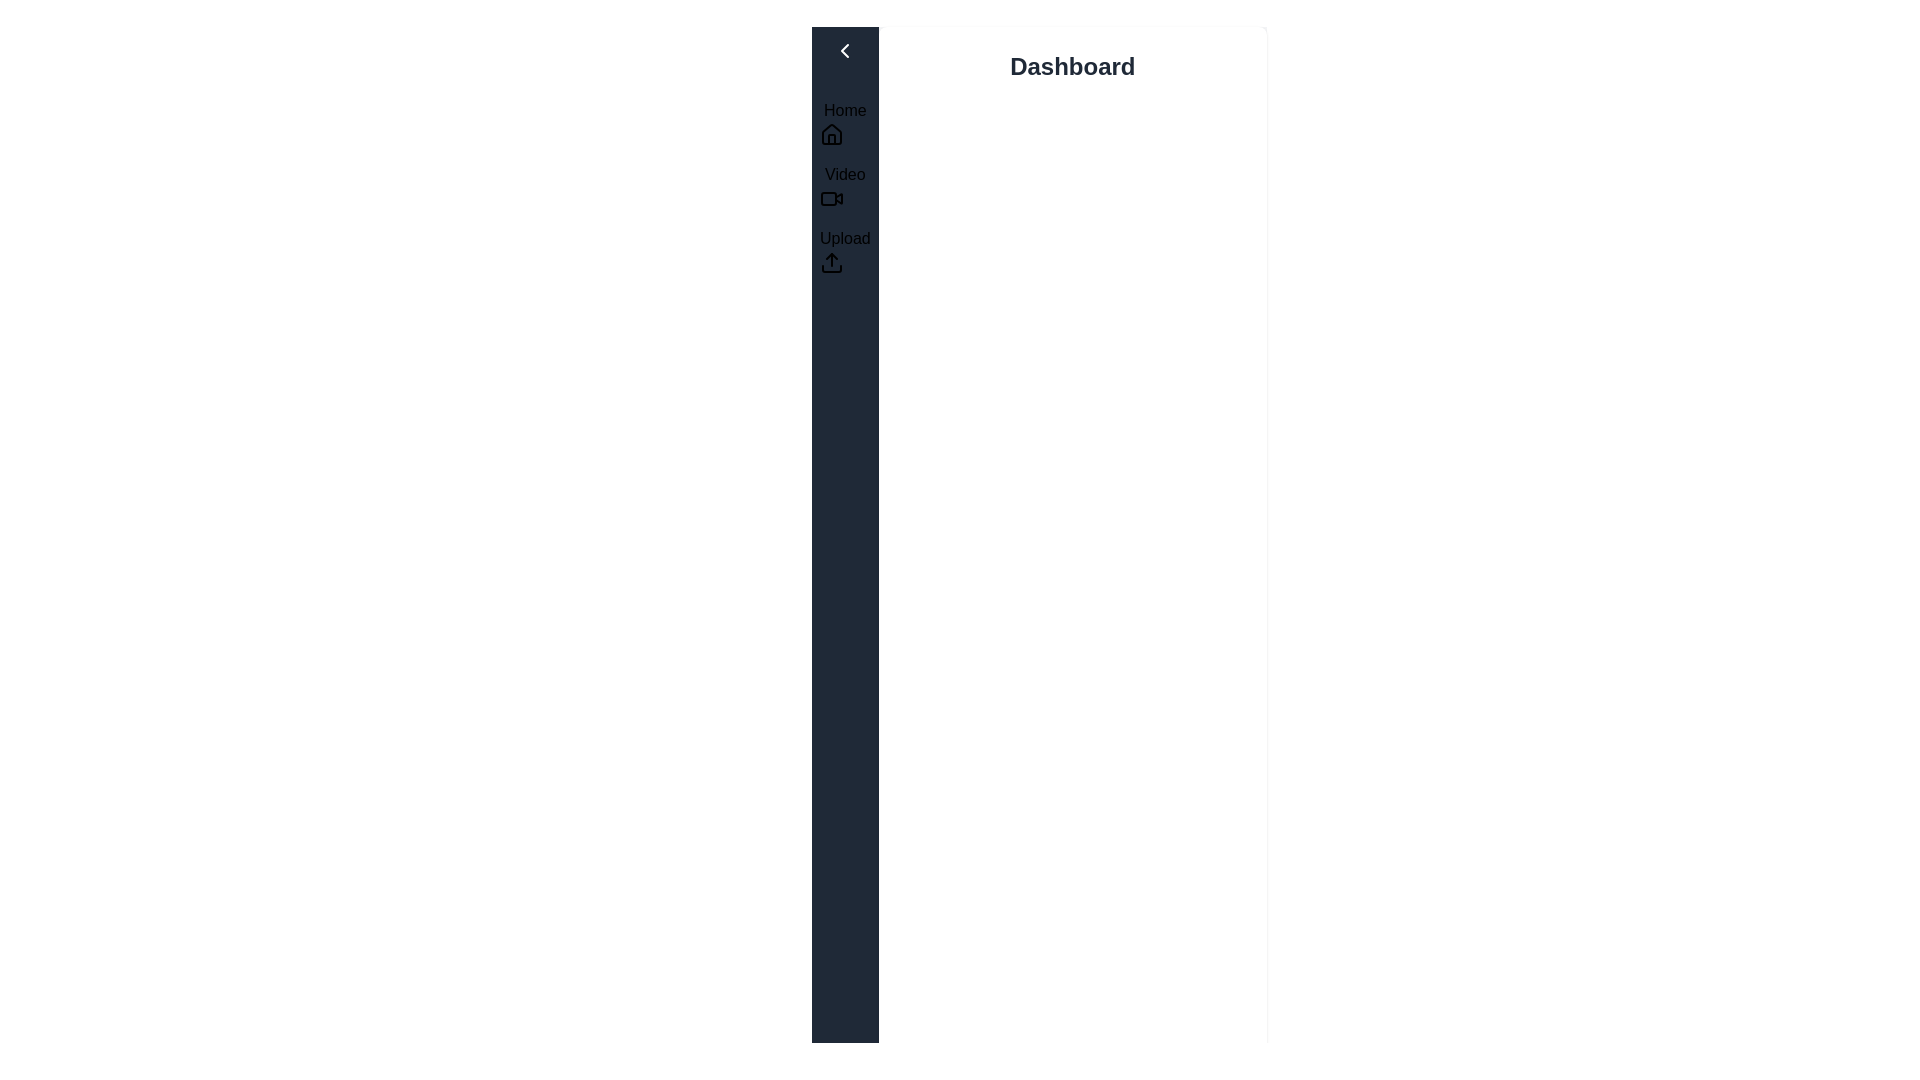 This screenshot has width=1920, height=1080. I want to click on the icon button located in the sidebar navigation next to the 'Video' text label, so click(831, 199).